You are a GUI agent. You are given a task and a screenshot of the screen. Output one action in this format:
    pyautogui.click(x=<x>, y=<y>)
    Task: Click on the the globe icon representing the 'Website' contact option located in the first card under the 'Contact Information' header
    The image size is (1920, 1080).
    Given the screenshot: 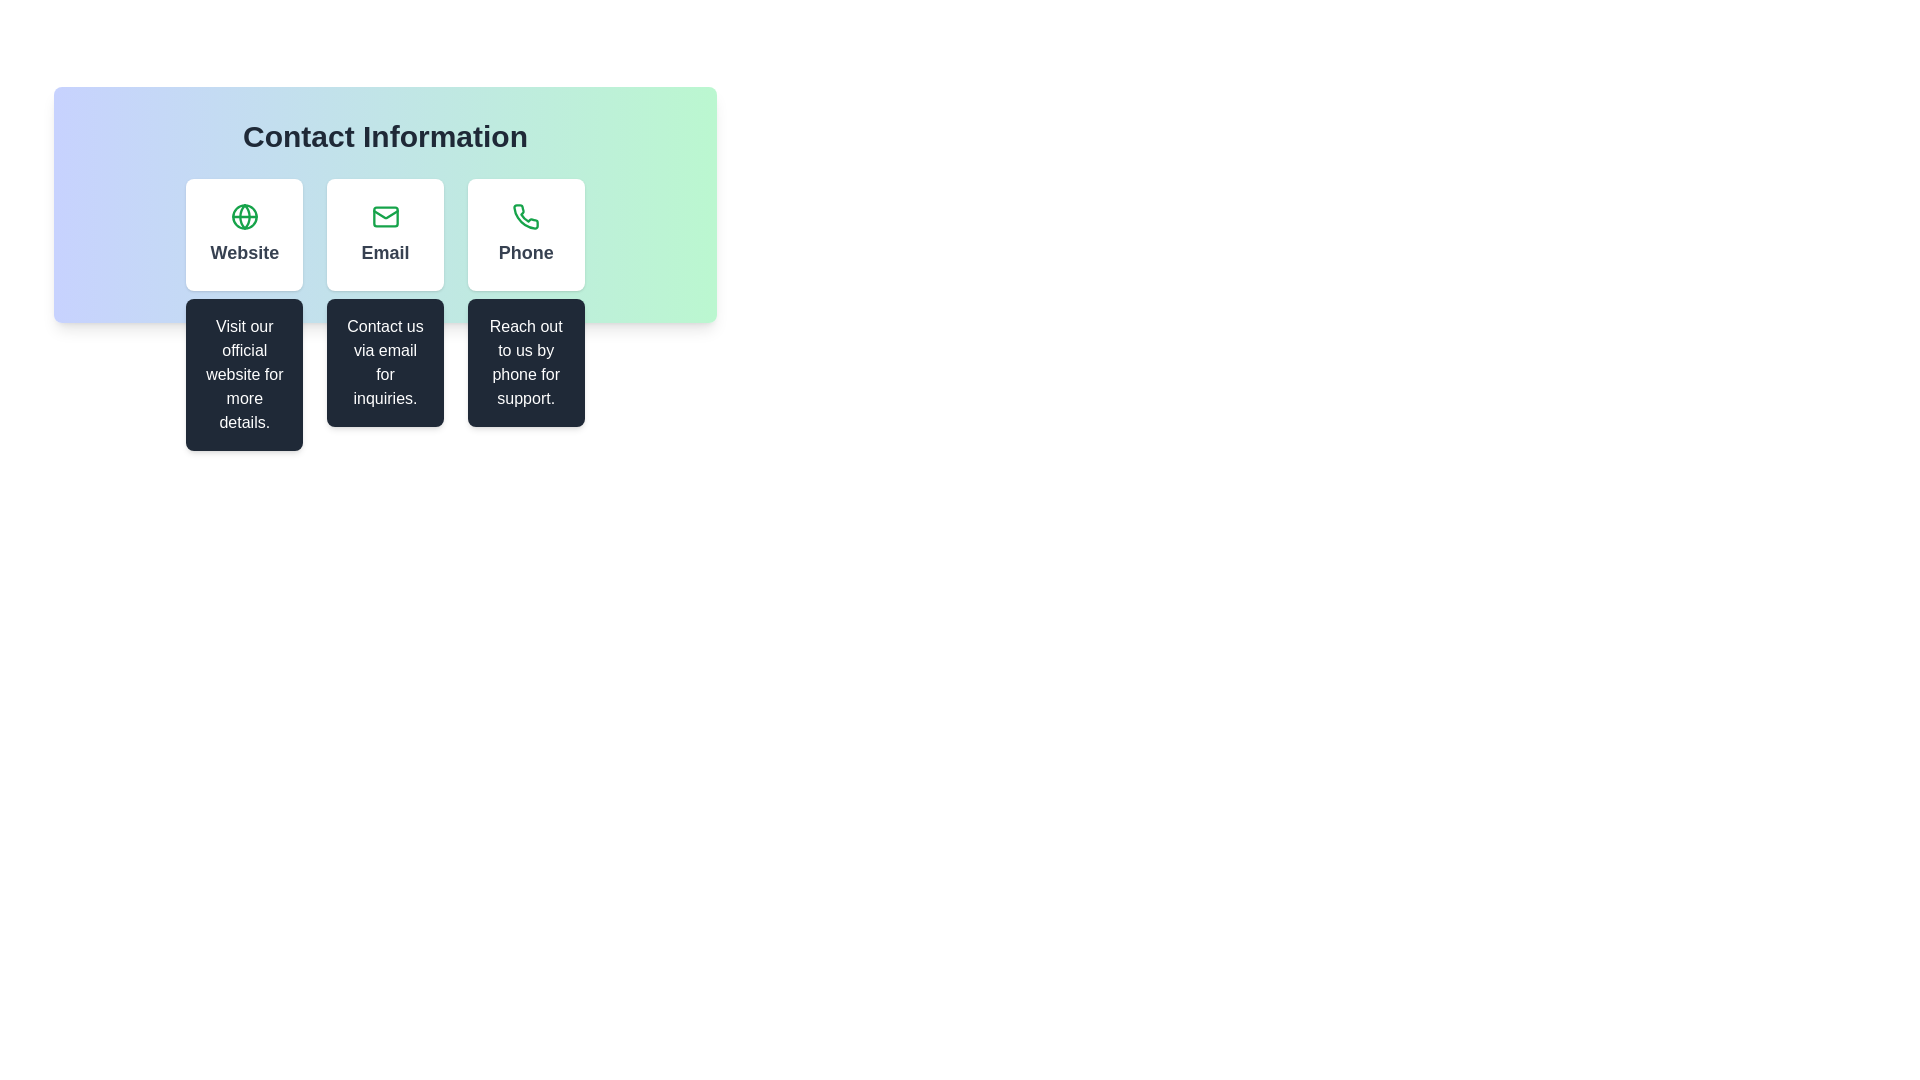 What is the action you would take?
    pyautogui.click(x=243, y=216)
    